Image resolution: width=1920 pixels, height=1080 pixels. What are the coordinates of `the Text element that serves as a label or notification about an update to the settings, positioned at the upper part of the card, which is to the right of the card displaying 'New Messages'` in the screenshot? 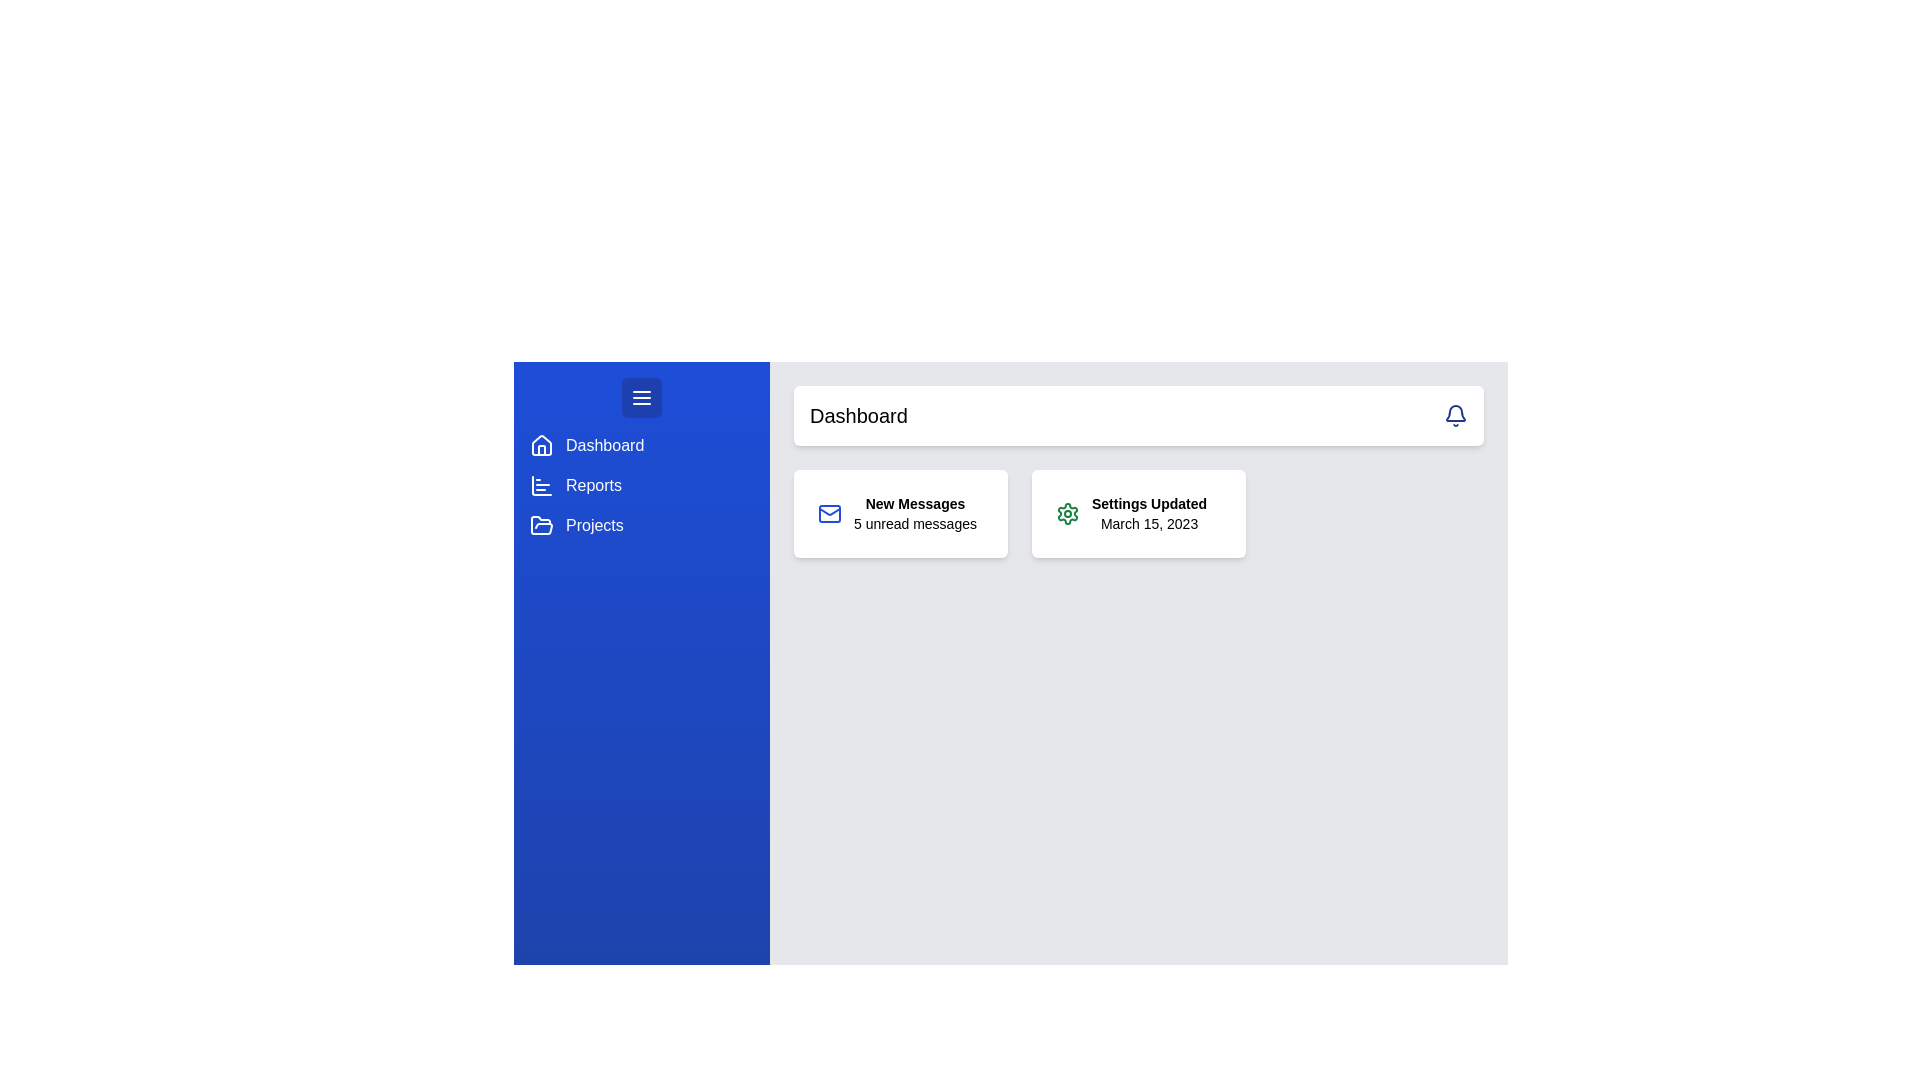 It's located at (1149, 503).